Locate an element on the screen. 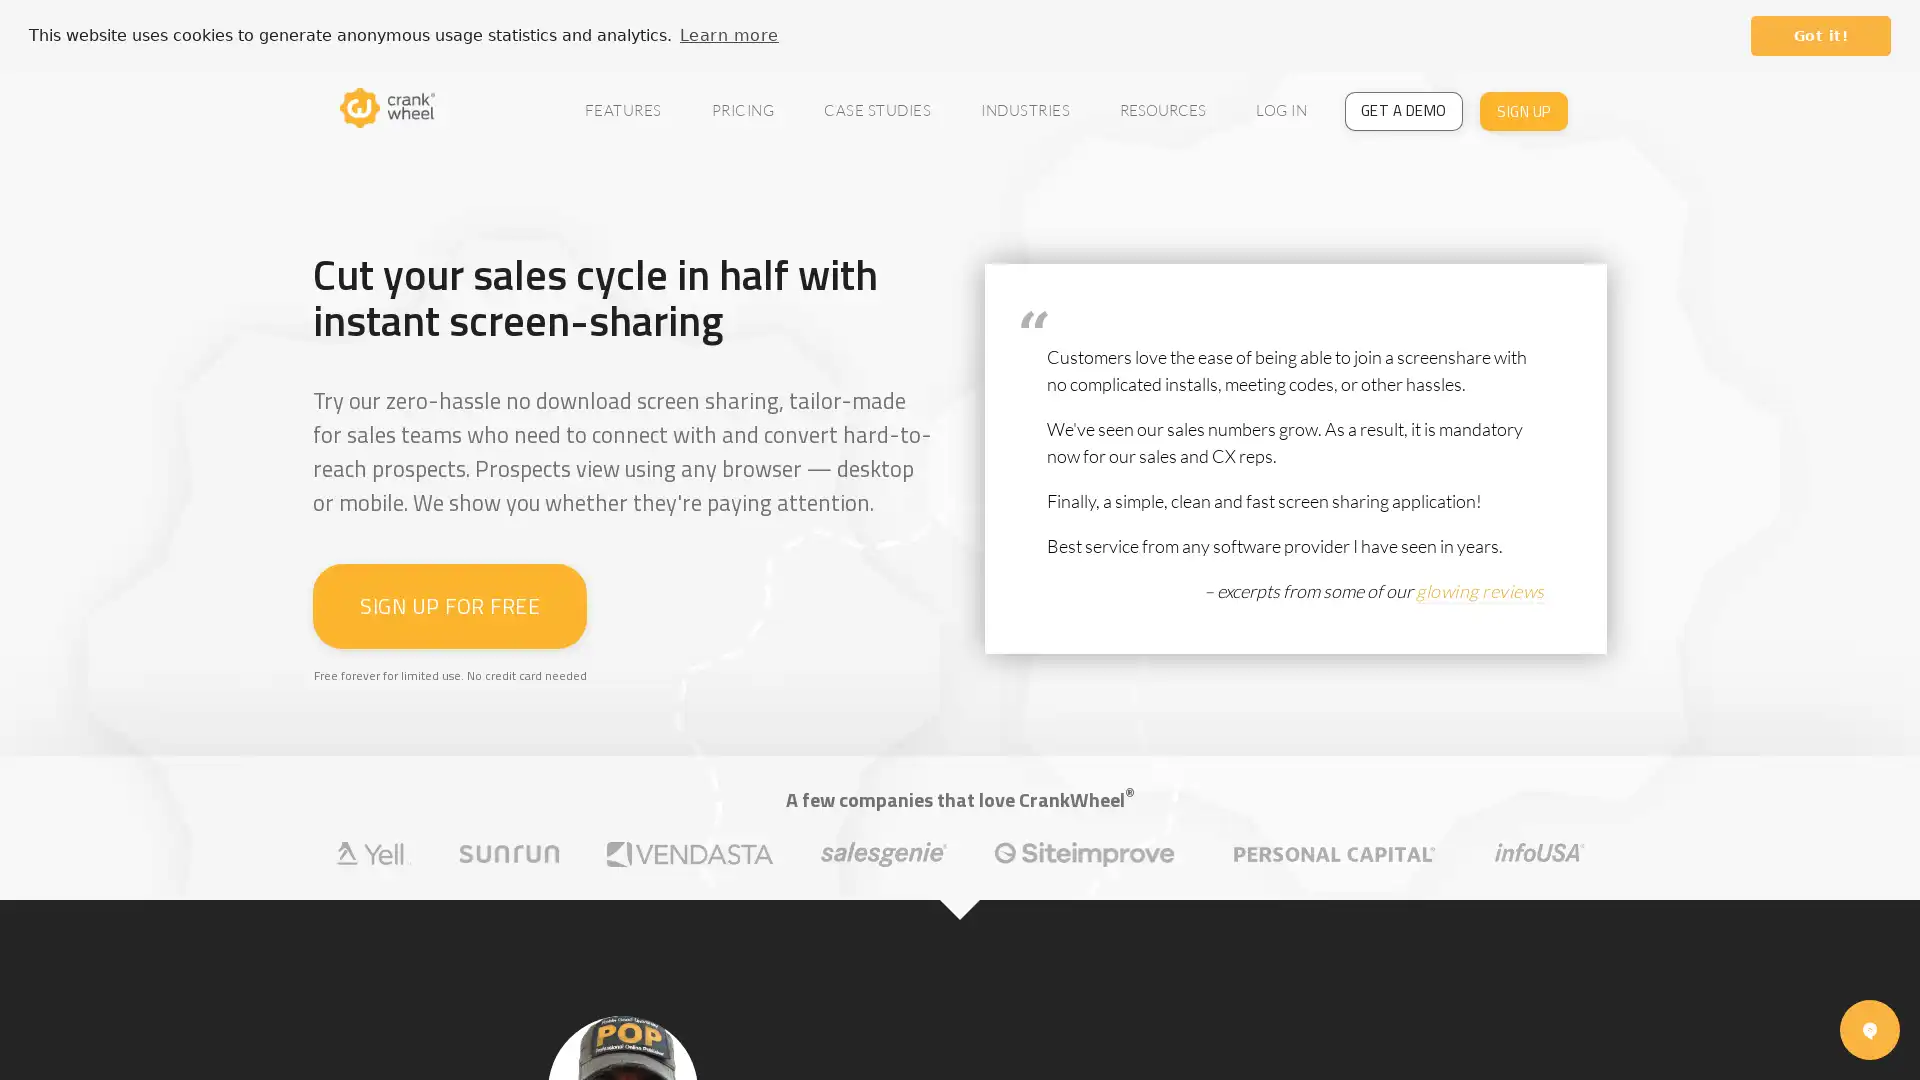  learn more about cookies is located at coordinates (728, 34).